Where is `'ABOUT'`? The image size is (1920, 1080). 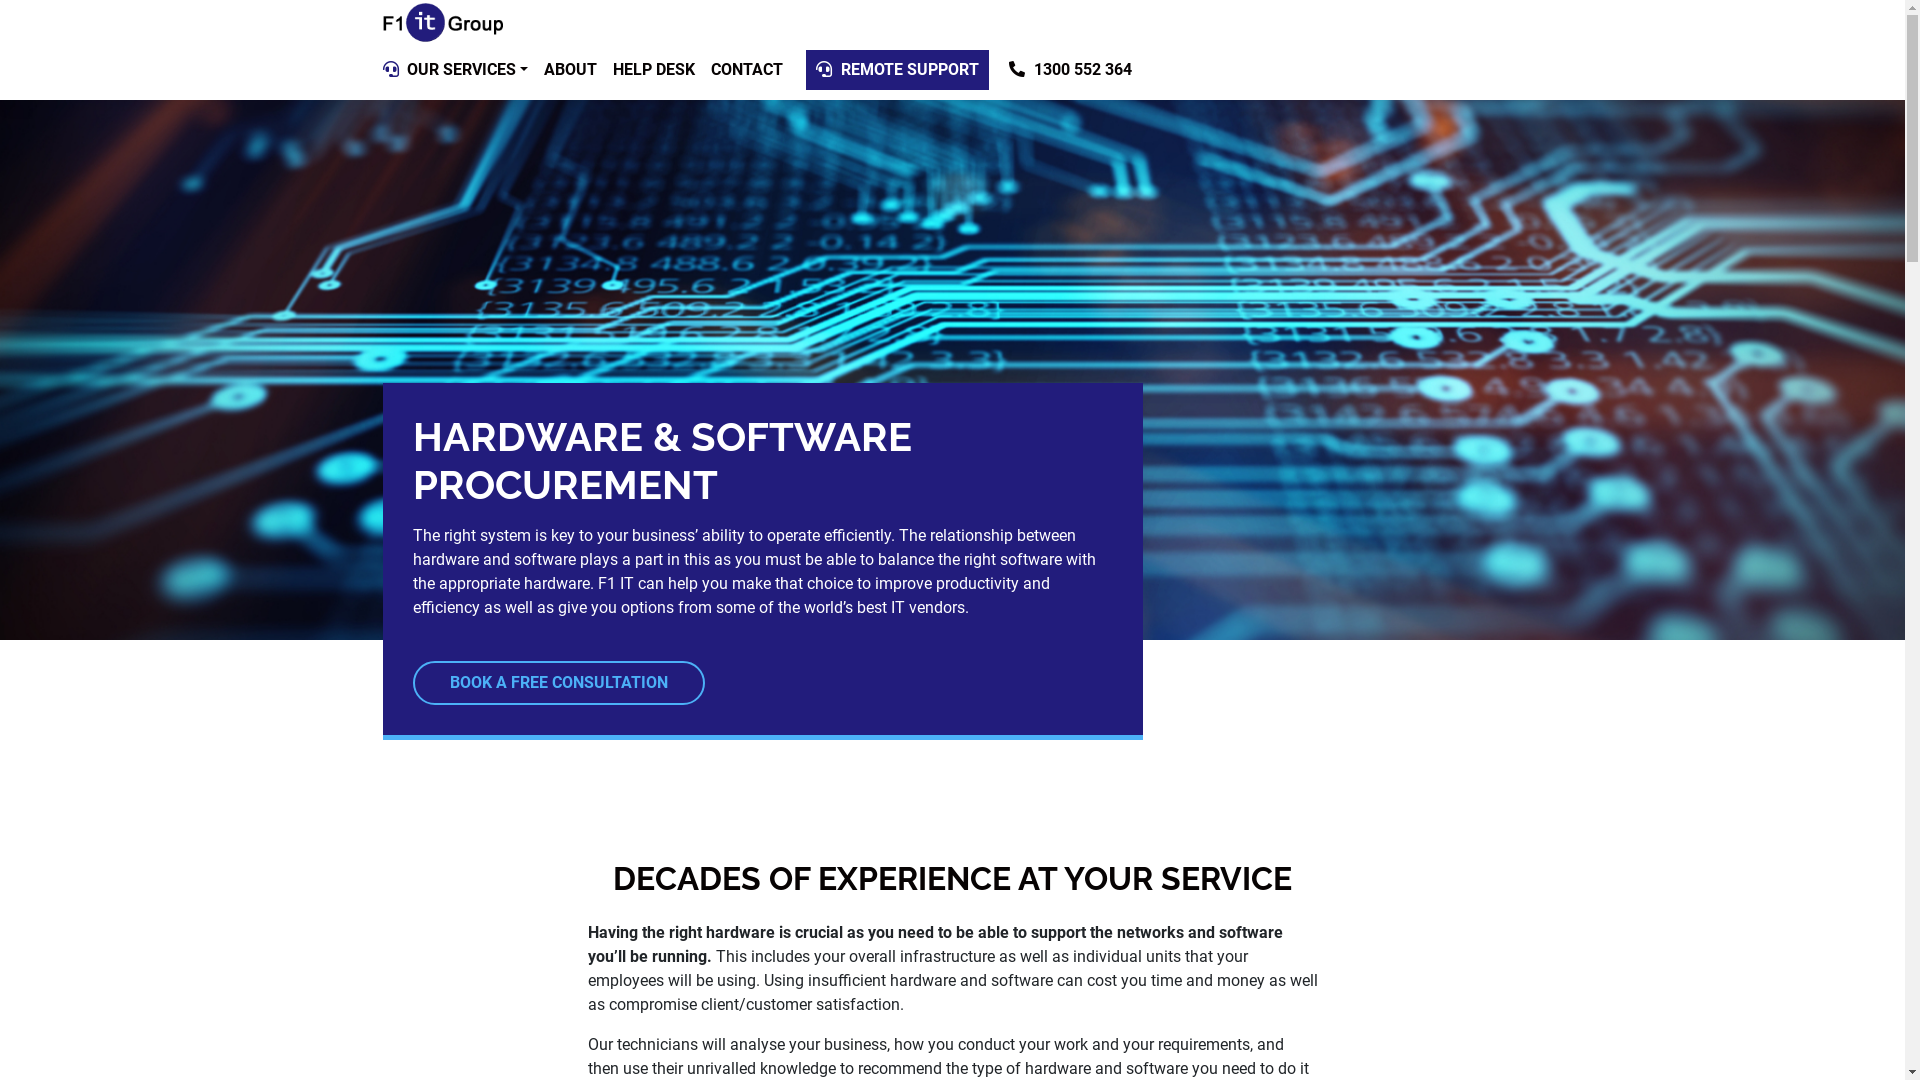 'ABOUT' is located at coordinates (569, 68).